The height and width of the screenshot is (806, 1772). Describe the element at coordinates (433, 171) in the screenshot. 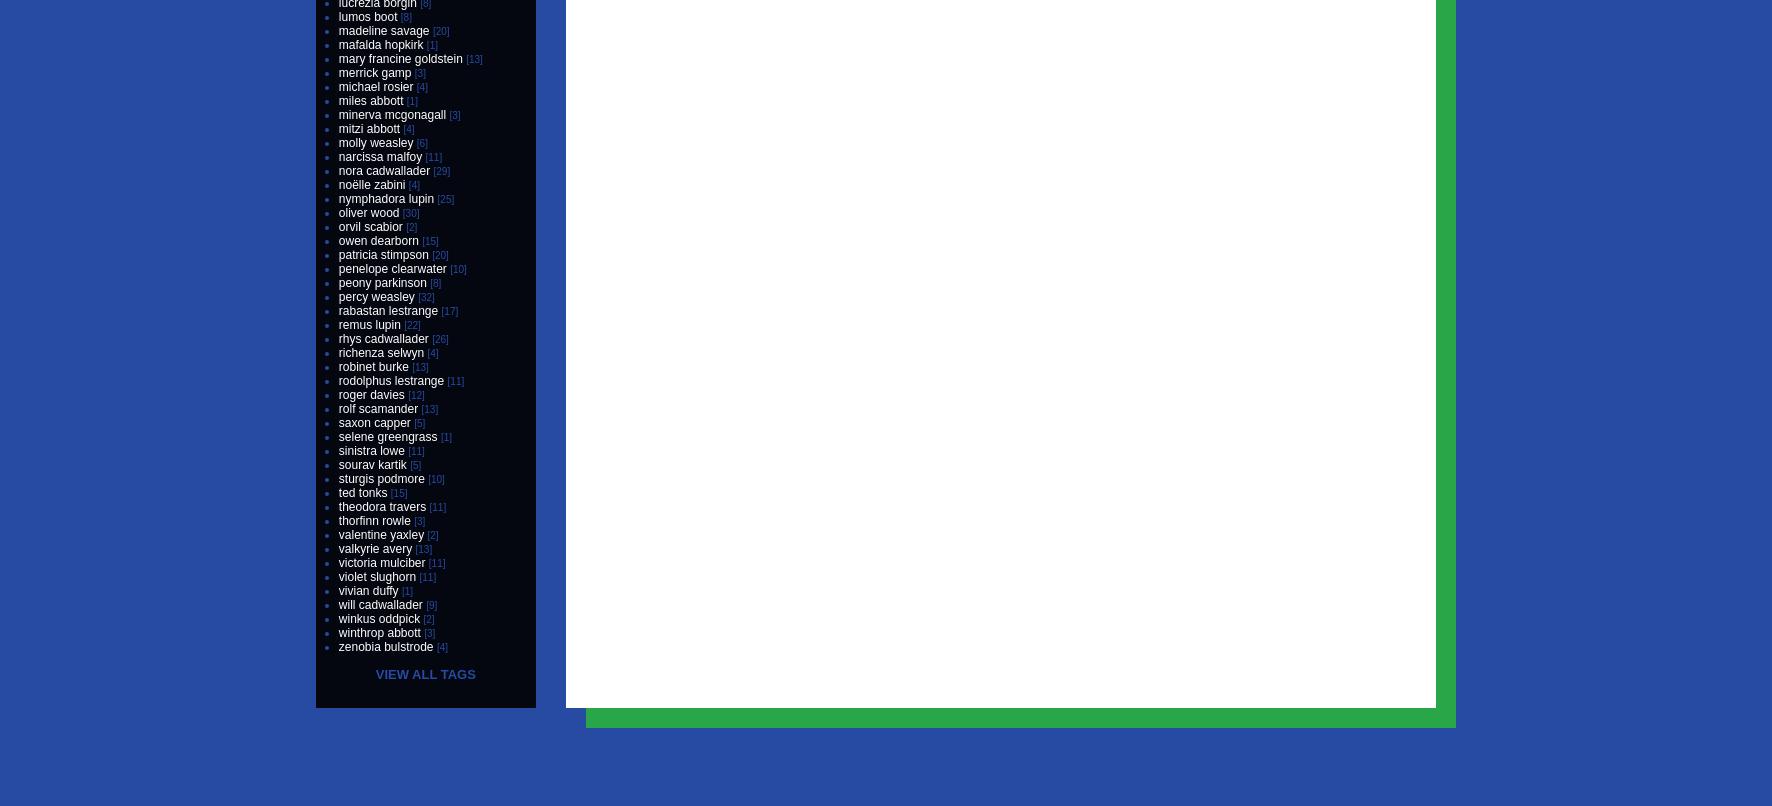

I see `'[29]'` at that location.